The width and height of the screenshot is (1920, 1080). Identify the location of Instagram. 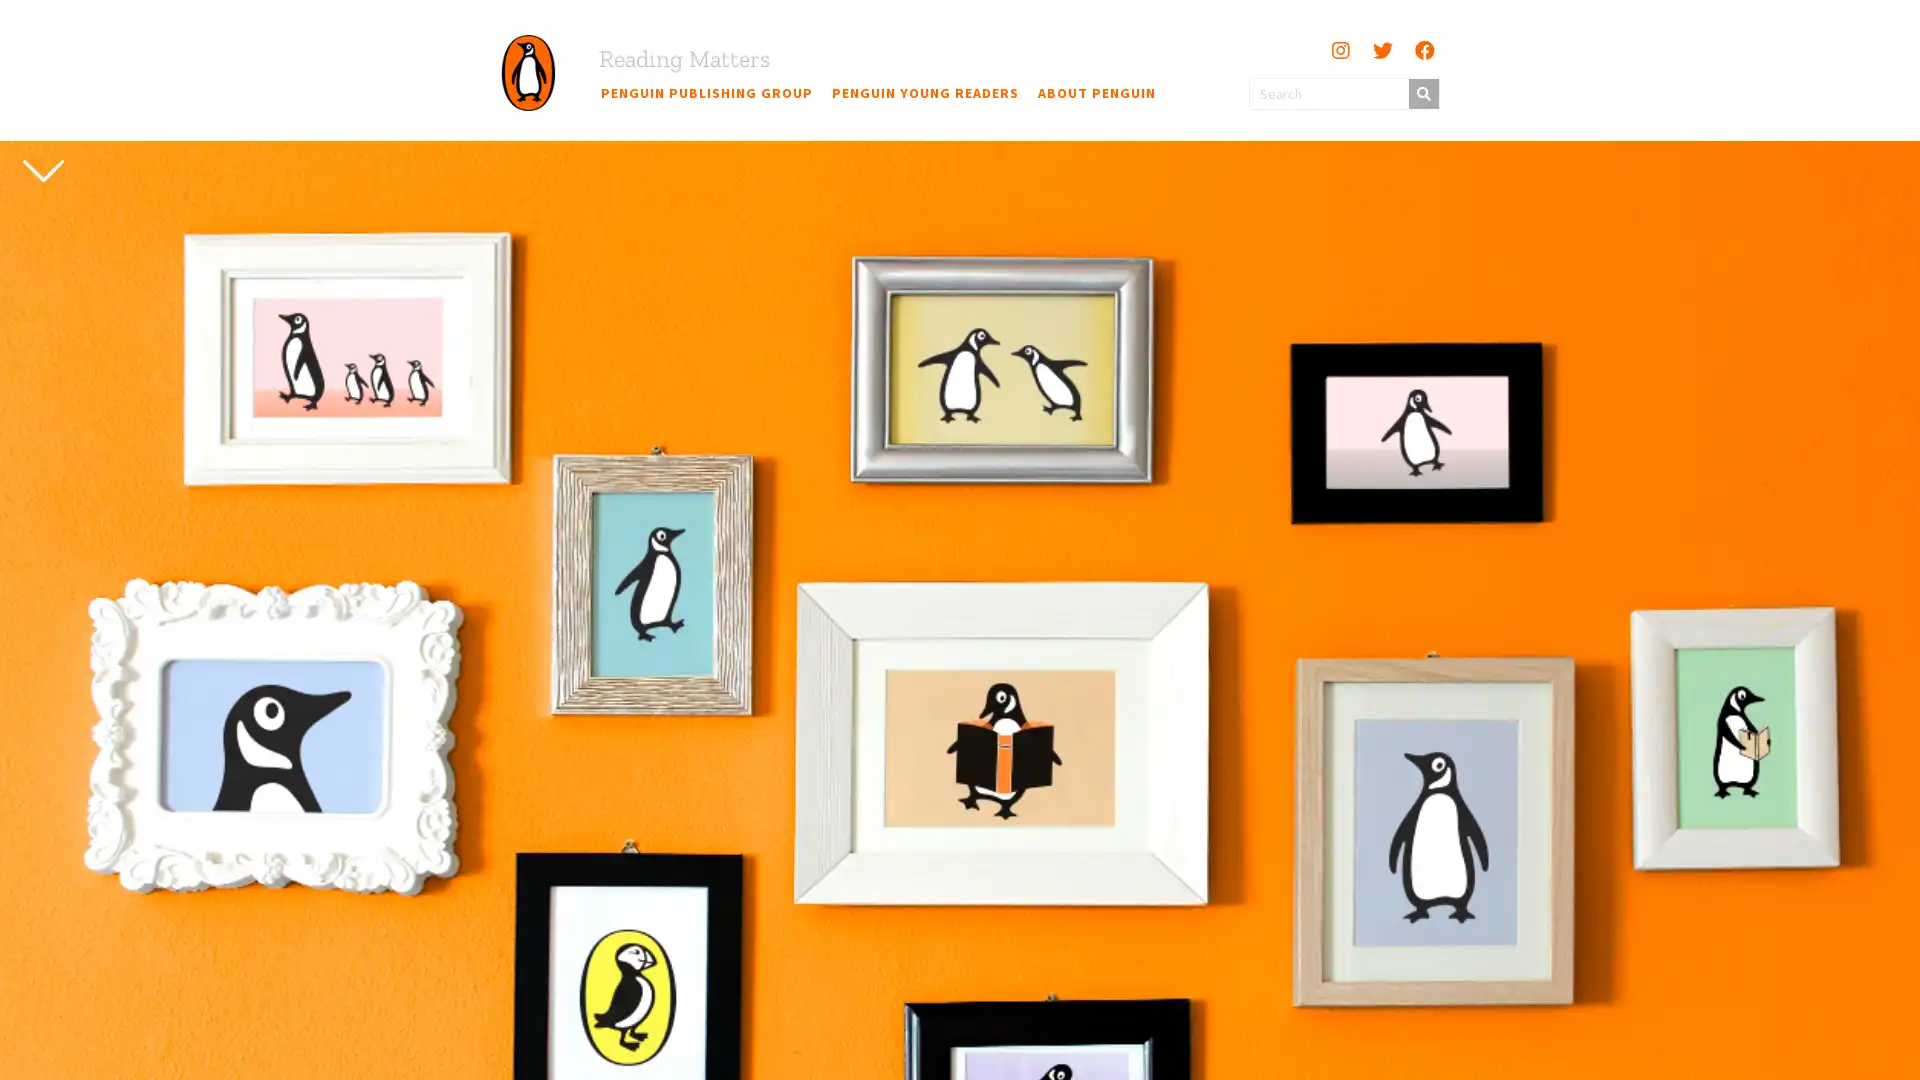
(1339, 49).